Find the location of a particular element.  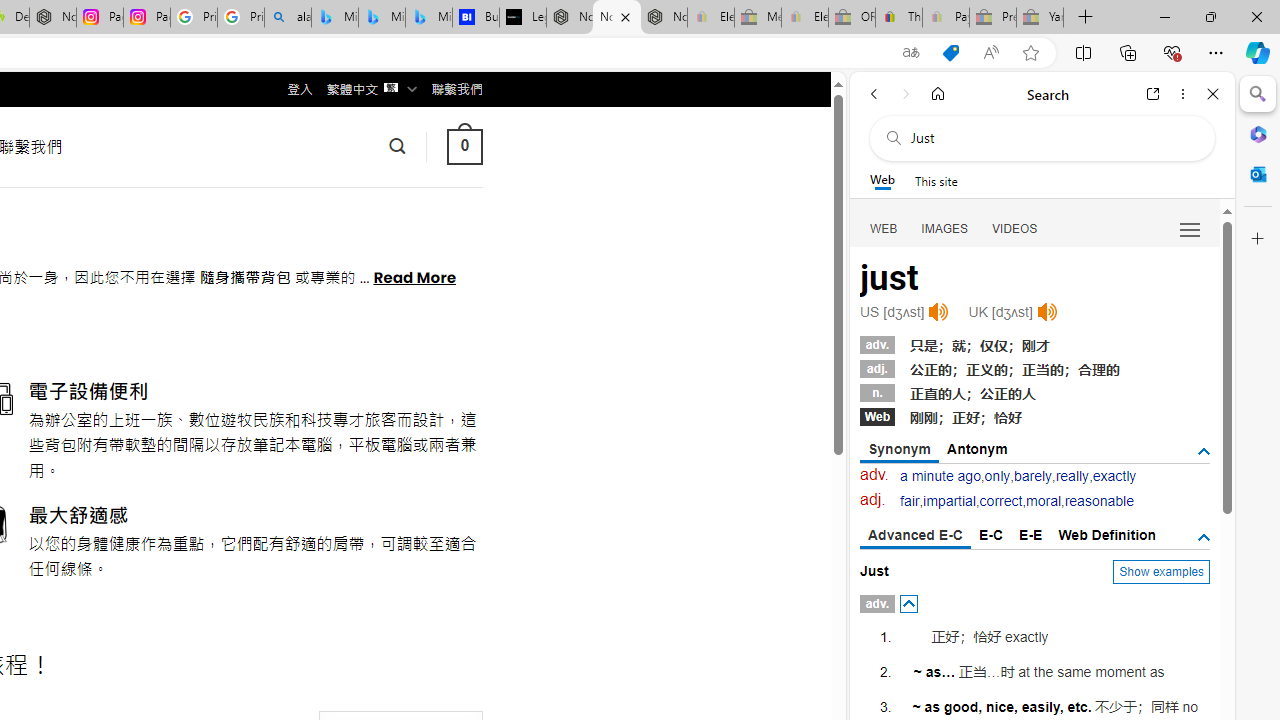

'Threats and offensive language policy | eBay' is located at coordinates (897, 17).